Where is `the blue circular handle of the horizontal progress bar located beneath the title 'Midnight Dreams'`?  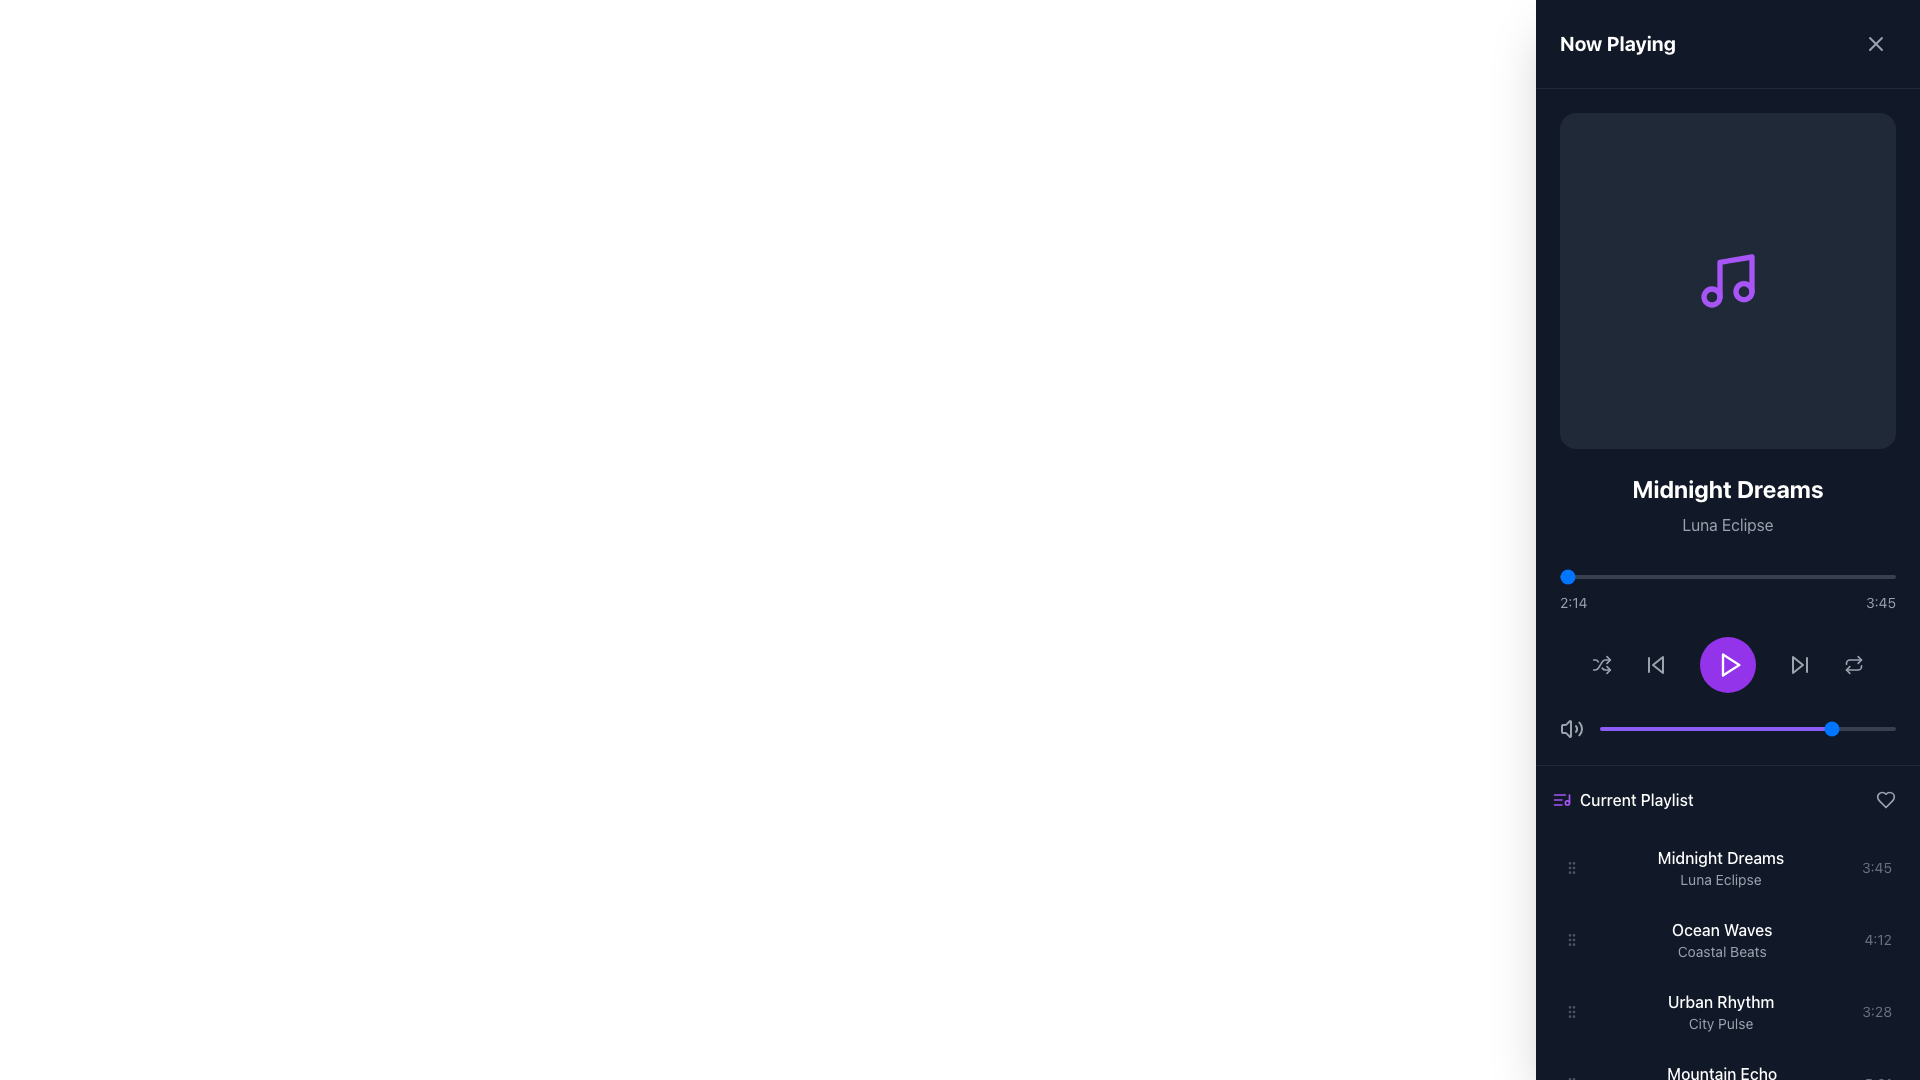
the blue circular handle of the horizontal progress bar located beneath the title 'Midnight Dreams' is located at coordinates (1727, 573).